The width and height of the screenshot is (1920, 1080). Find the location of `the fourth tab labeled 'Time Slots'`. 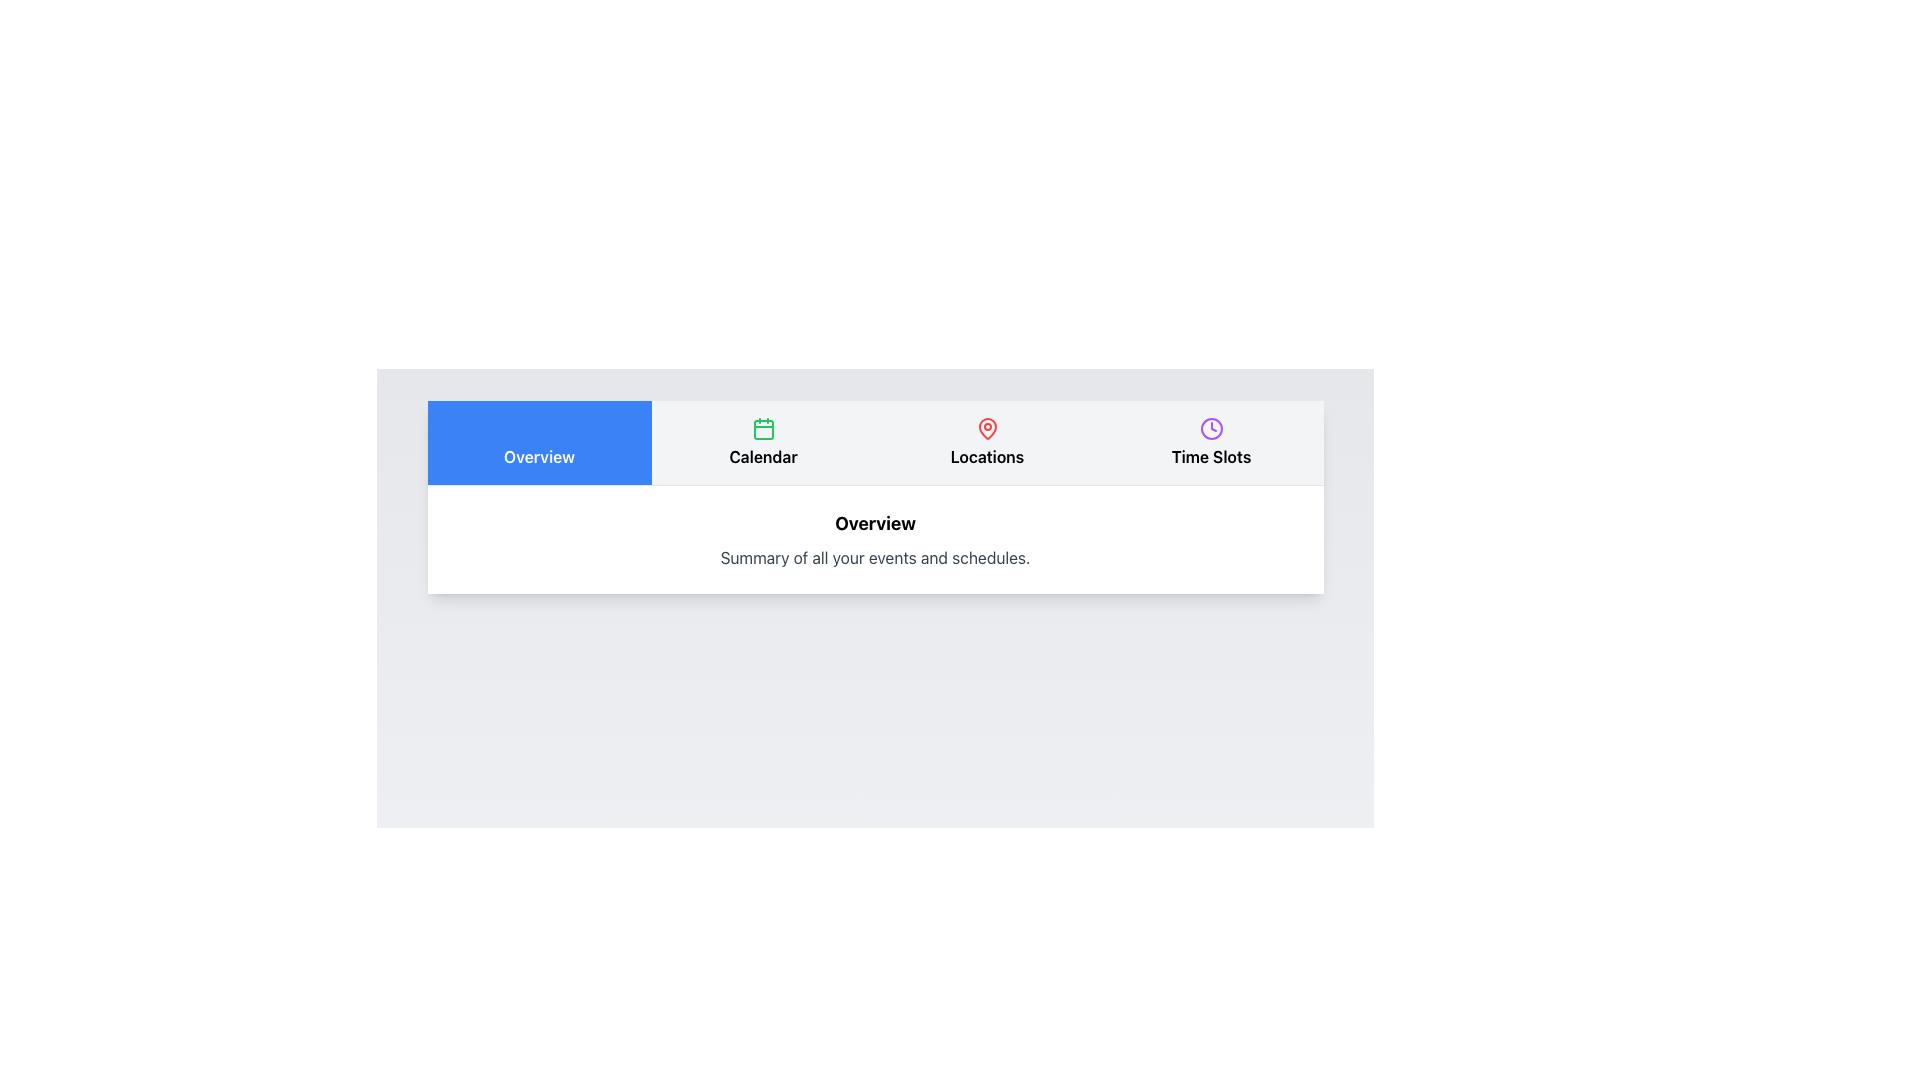

the fourth tab labeled 'Time Slots' is located at coordinates (1210, 442).